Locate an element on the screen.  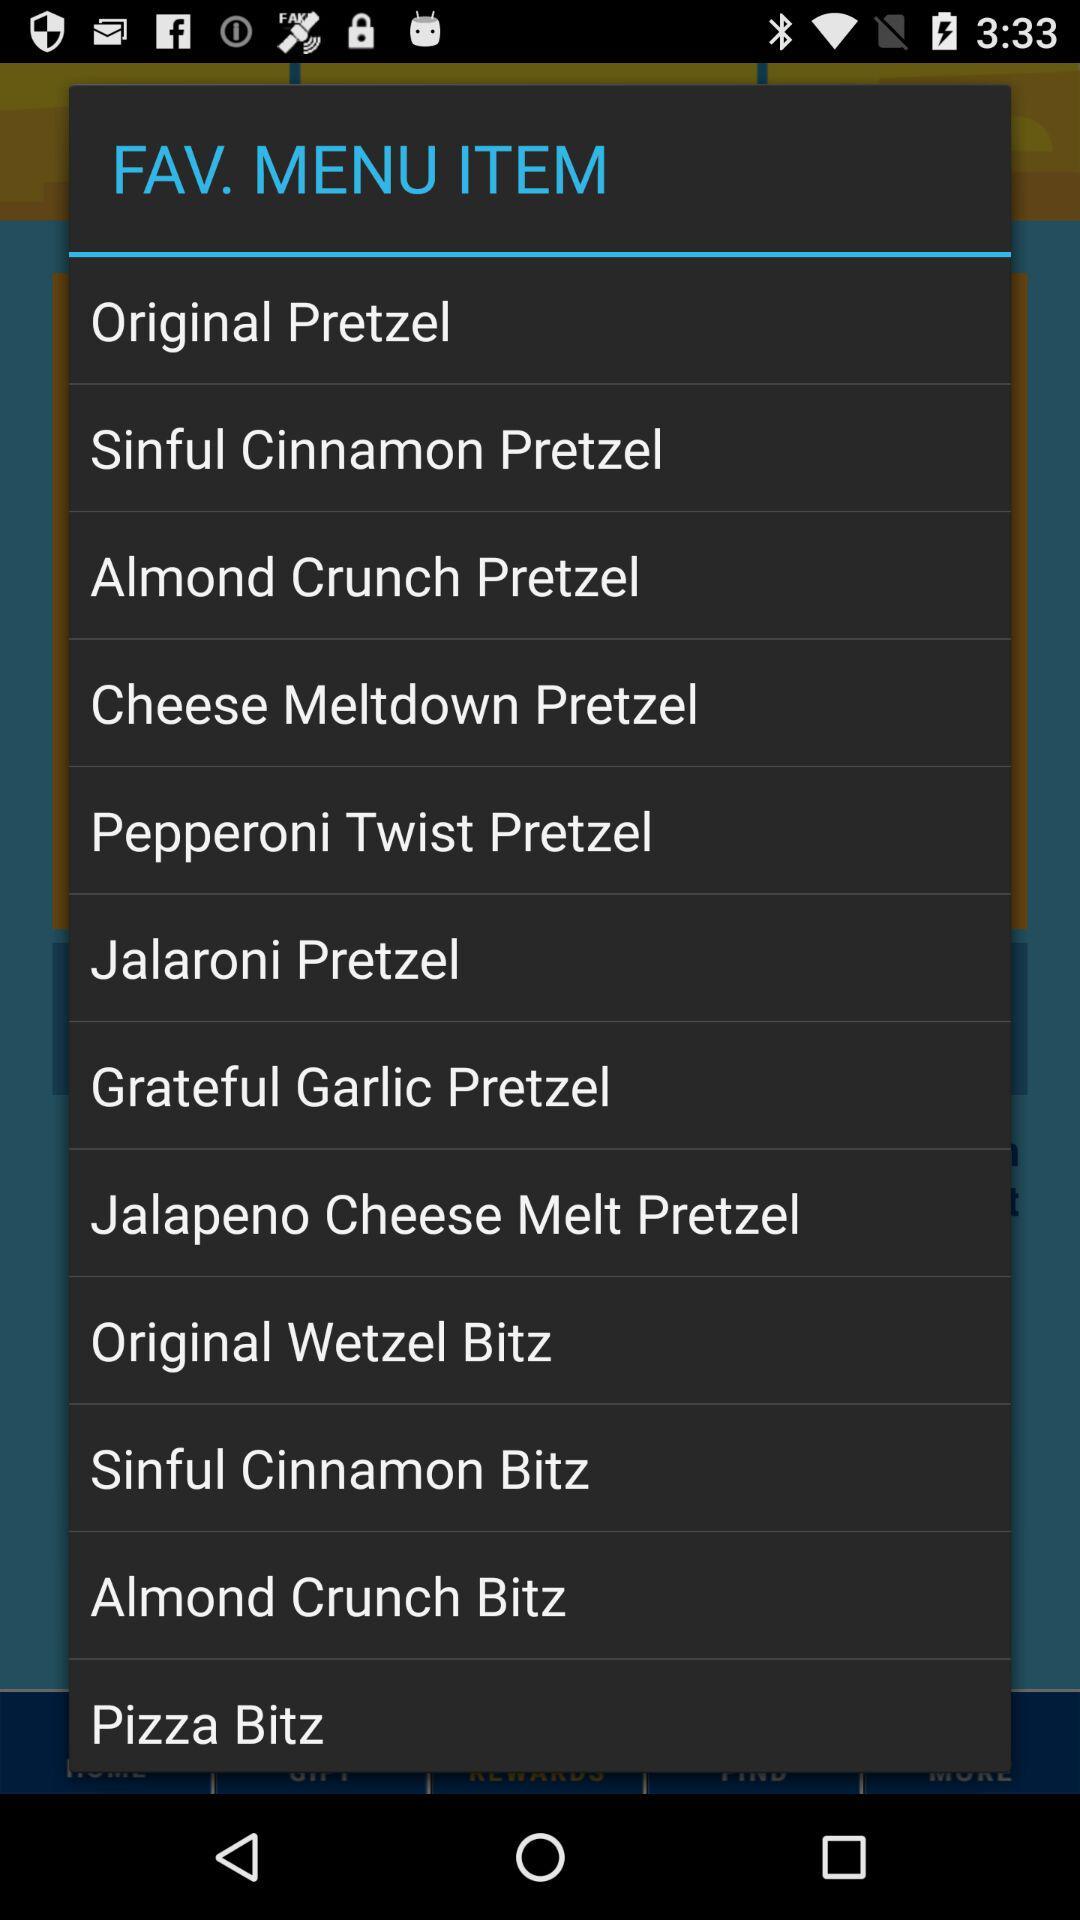
app above pepperoni twist pretzel is located at coordinates (540, 702).